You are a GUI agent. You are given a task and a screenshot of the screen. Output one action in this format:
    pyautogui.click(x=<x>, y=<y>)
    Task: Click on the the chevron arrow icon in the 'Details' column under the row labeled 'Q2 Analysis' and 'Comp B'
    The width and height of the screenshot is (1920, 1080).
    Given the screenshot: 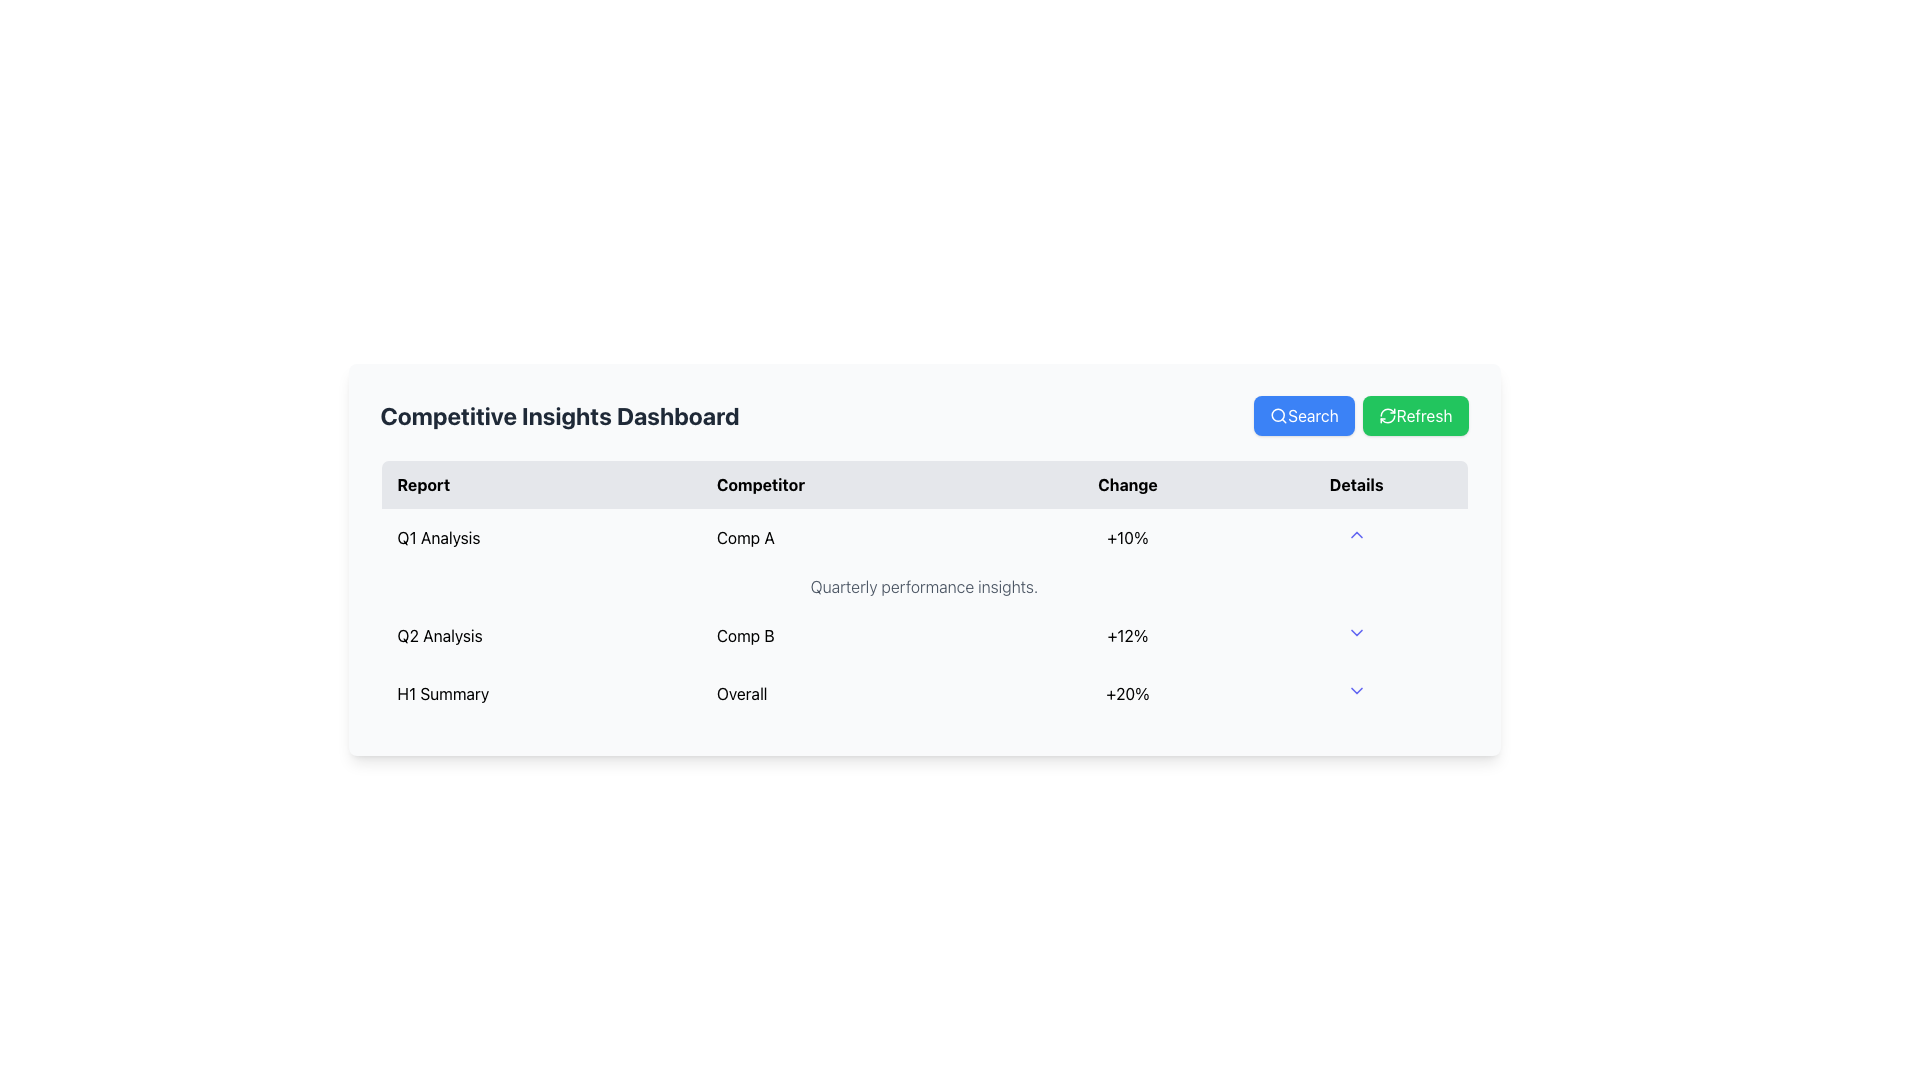 What is the action you would take?
    pyautogui.click(x=1356, y=636)
    